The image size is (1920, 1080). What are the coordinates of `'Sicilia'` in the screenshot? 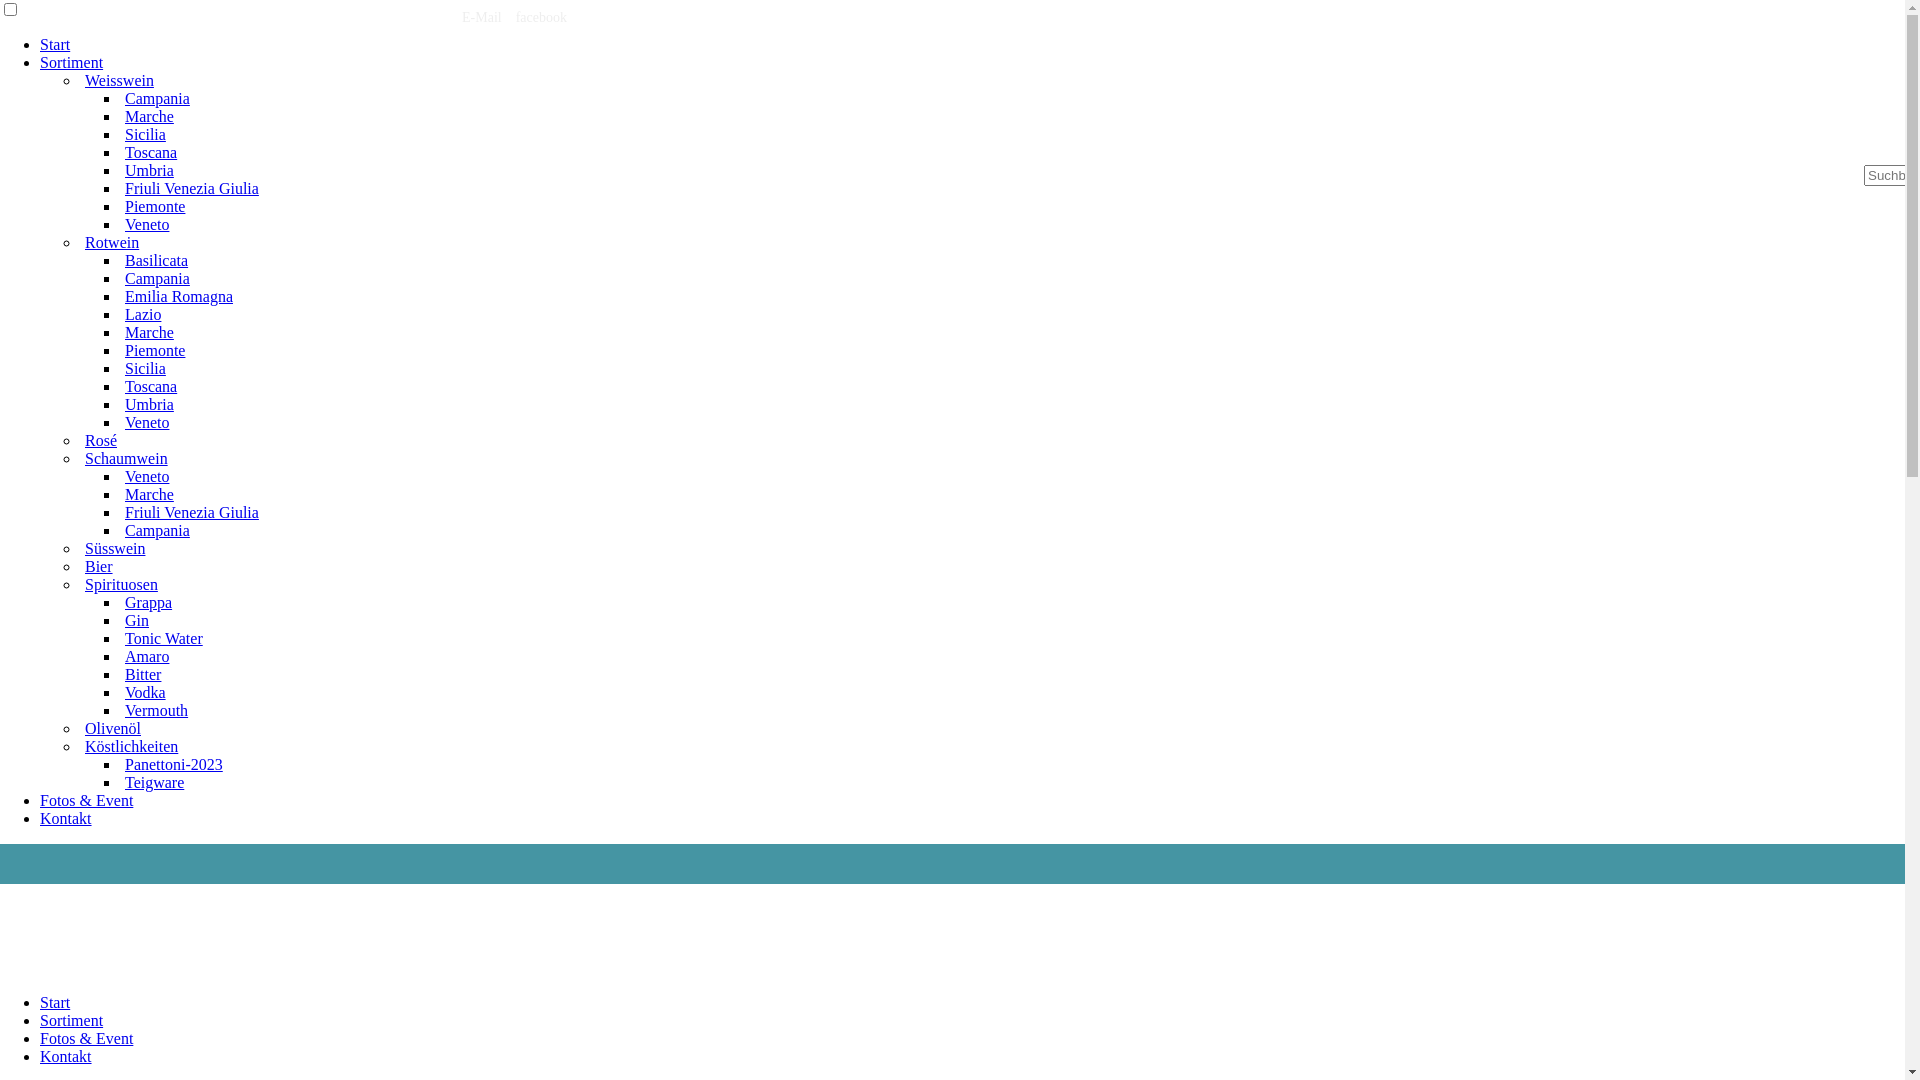 It's located at (144, 368).